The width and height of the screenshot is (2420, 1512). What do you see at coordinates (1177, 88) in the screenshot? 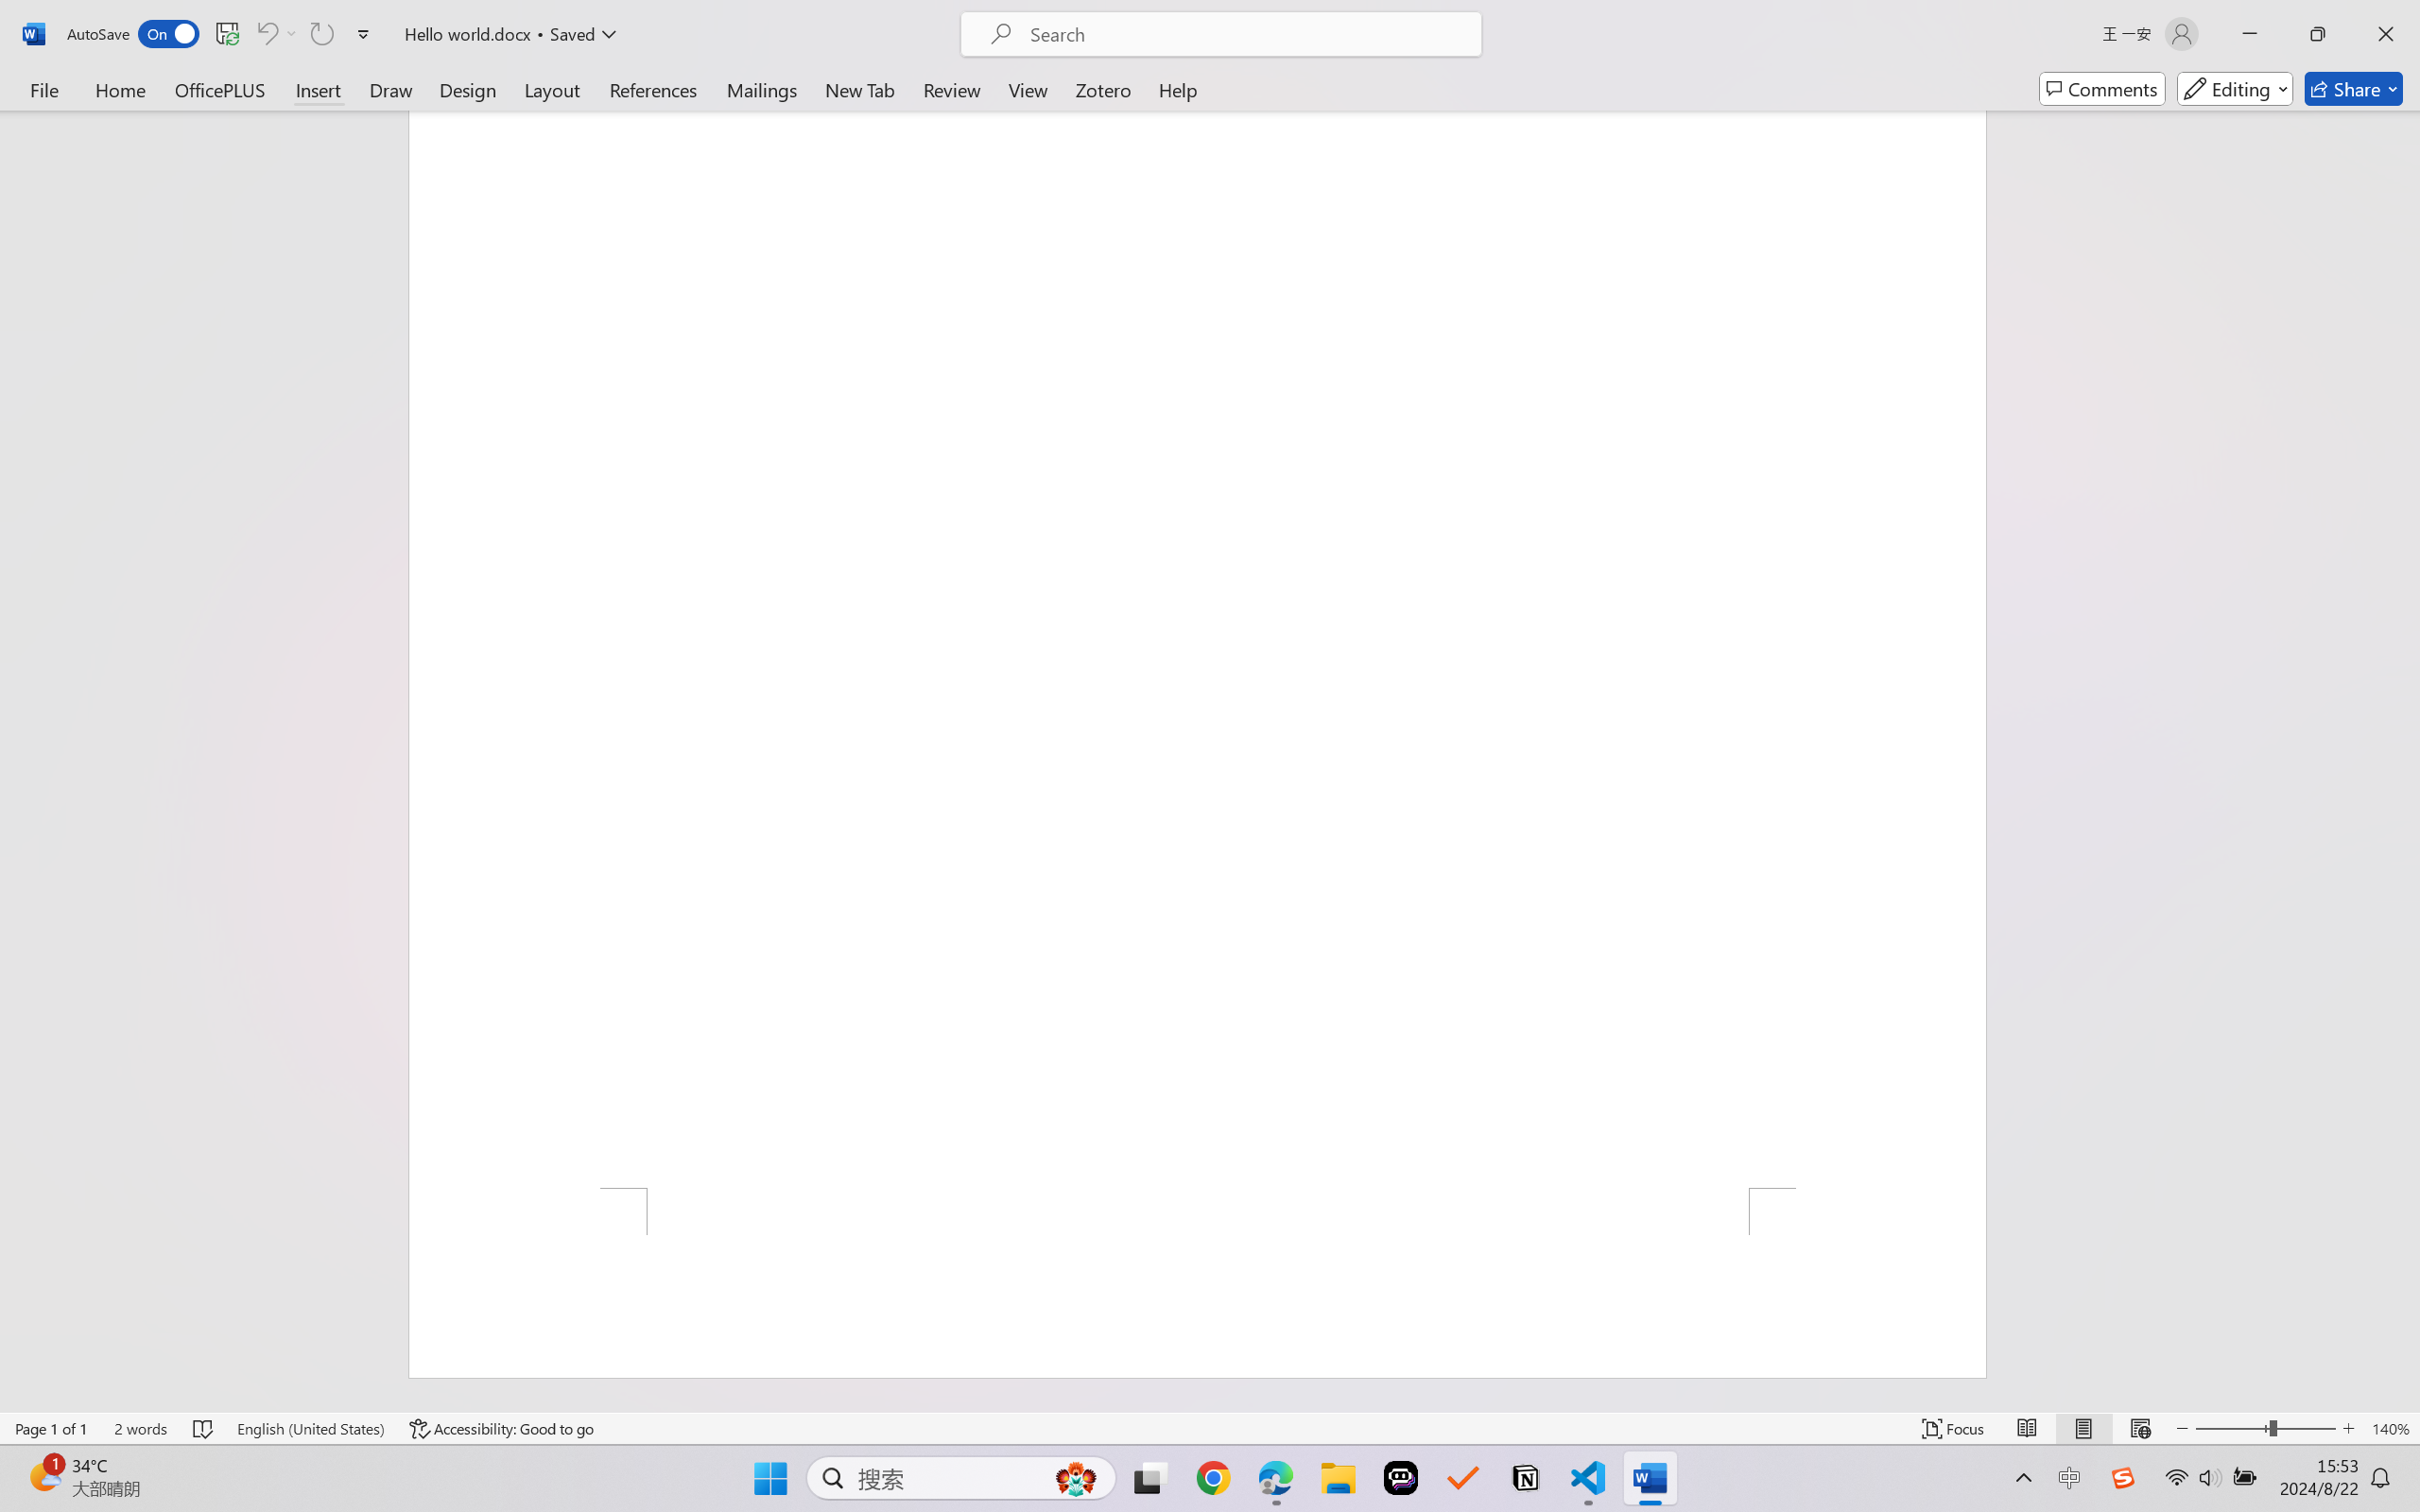
I see `'Help'` at bounding box center [1177, 88].